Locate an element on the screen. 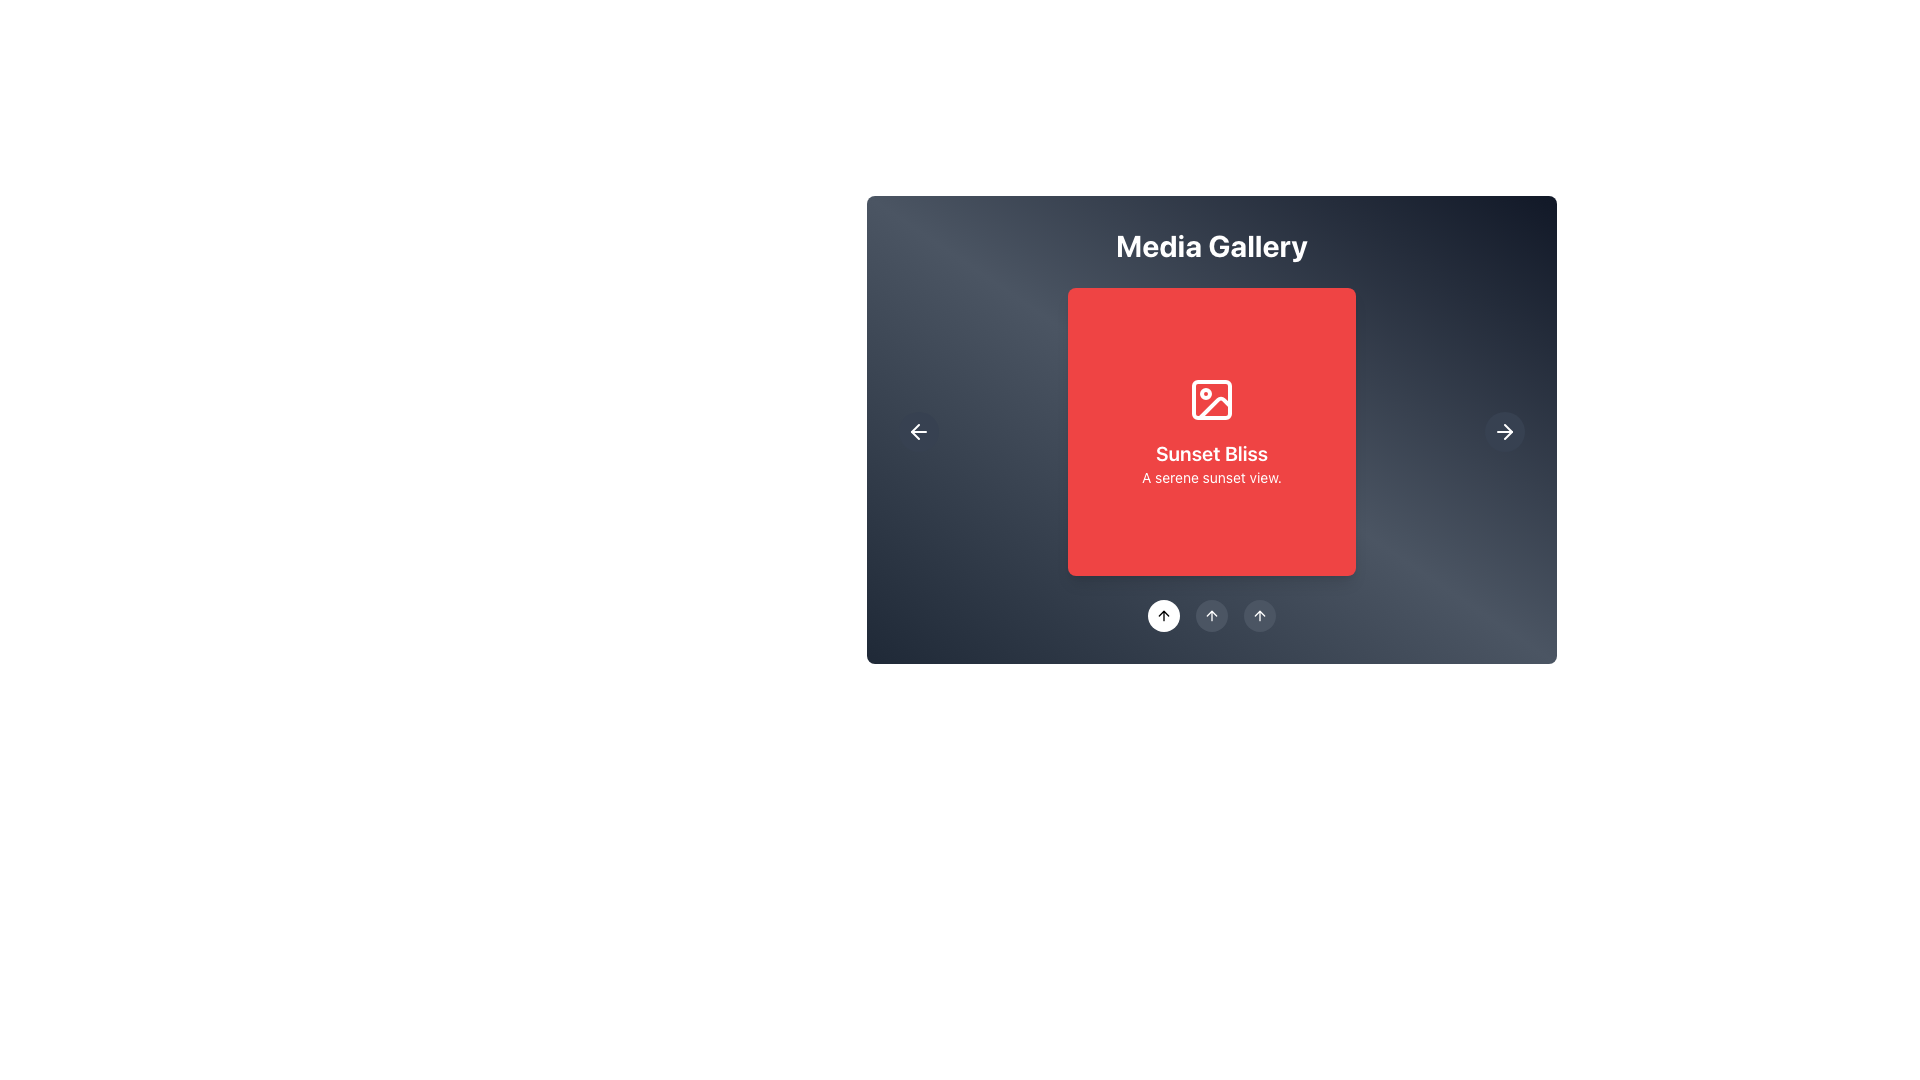 The width and height of the screenshot is (1920, 1080). the central card in the media gallery, which features a gradient background, rounded edges, and white text, to interact with its elements is located at coordinates (1210, 428).